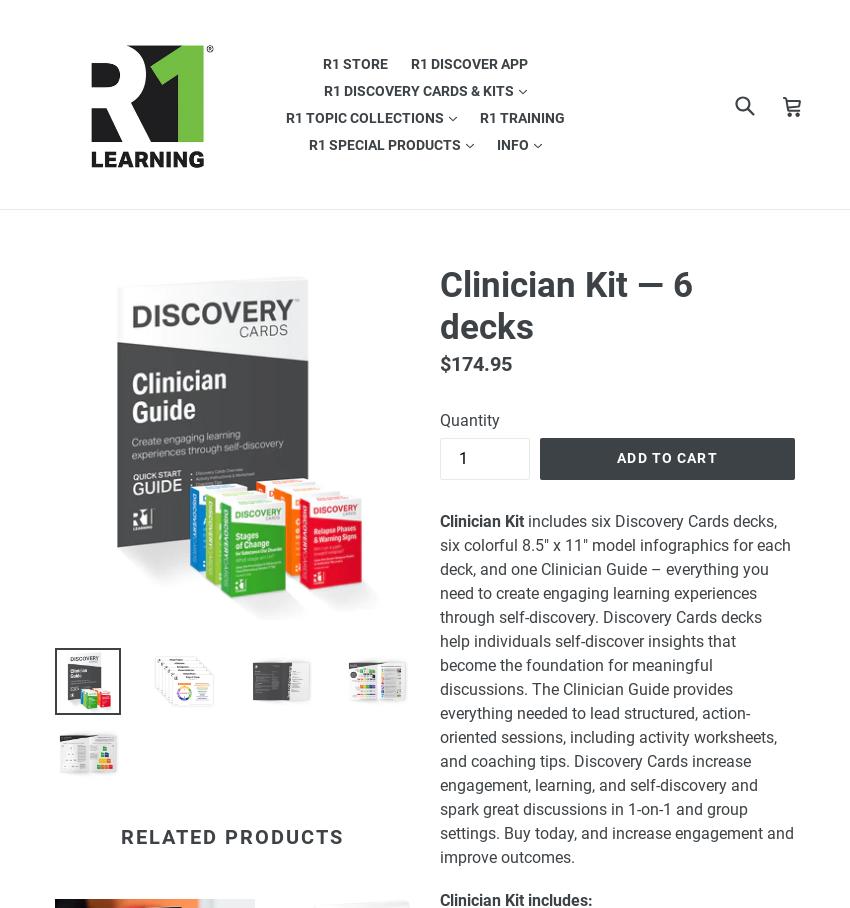 Image resolution: width=850 pixels, height=908 pixels. I want to click on 'R1 Store', so click(353, 63).